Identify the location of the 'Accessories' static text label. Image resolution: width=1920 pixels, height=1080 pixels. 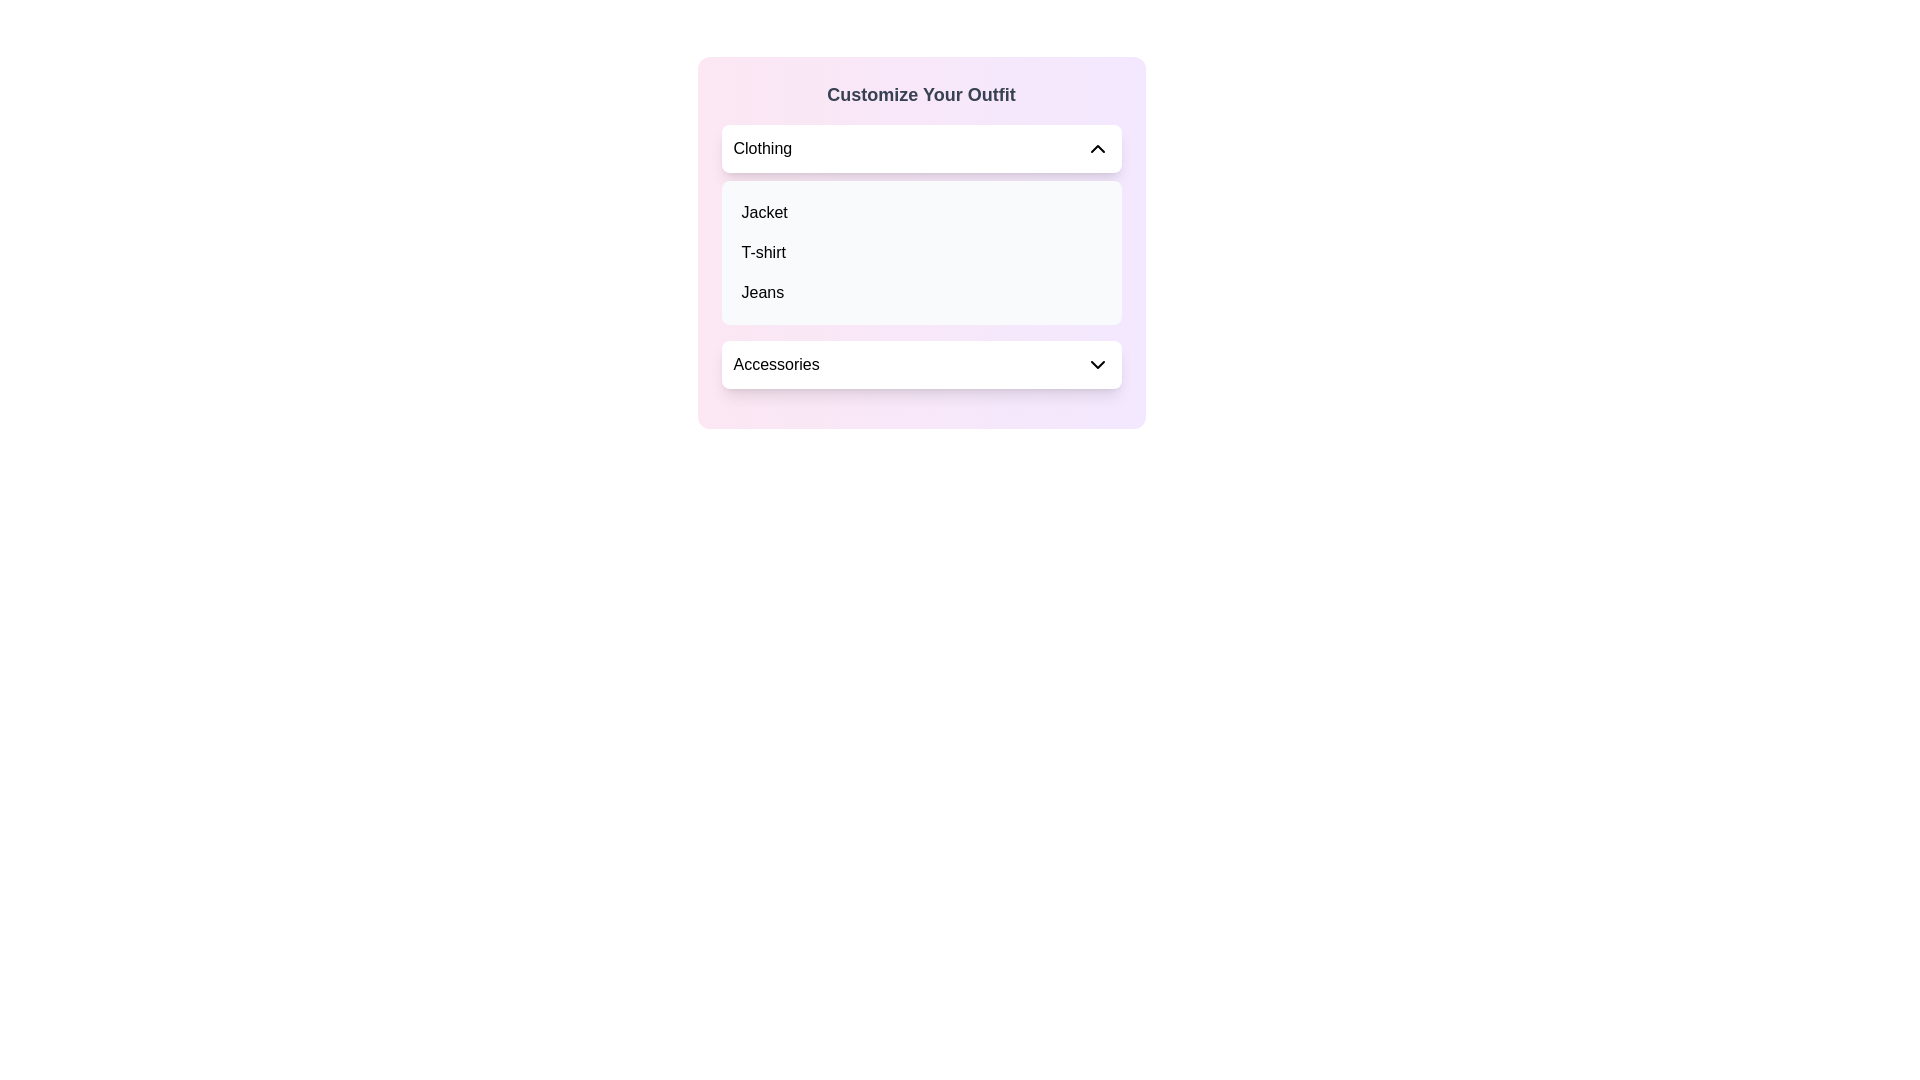
(775, 365).